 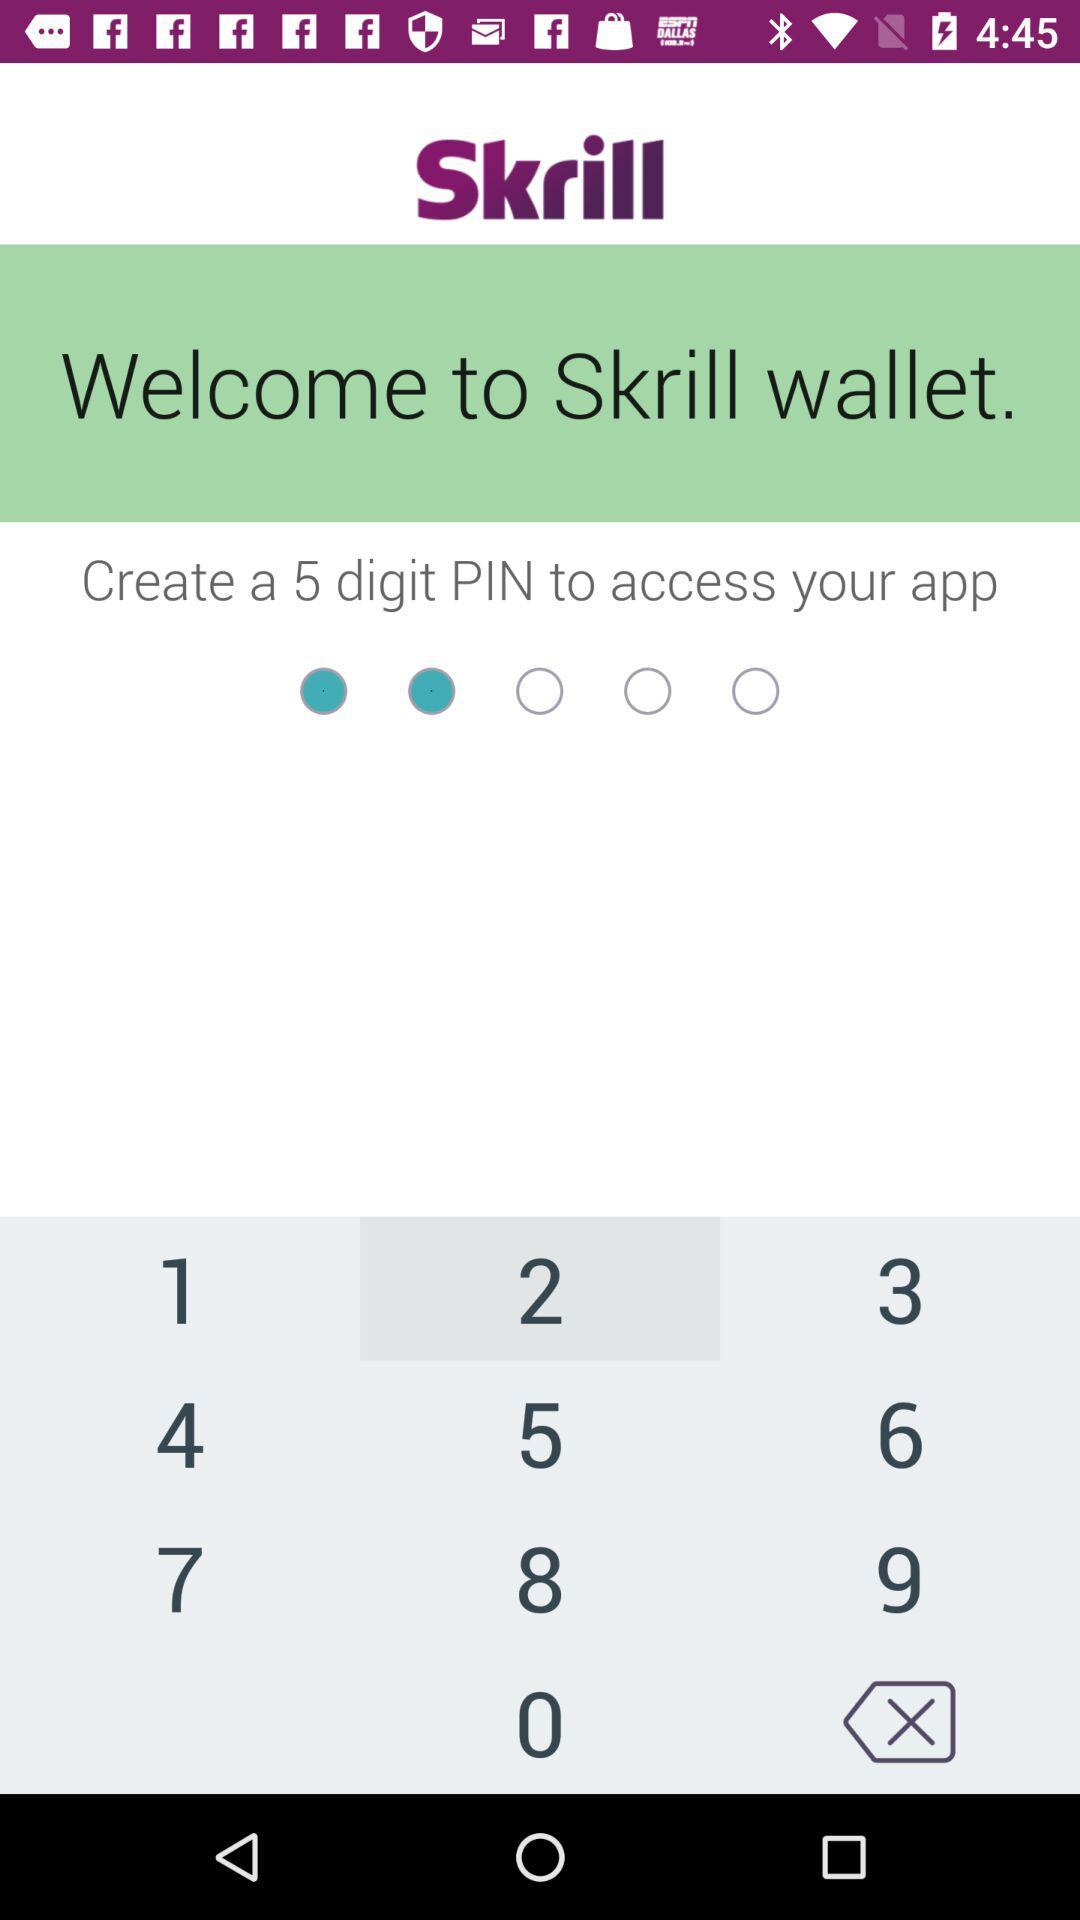 What do you see at coordinates (898, 1431) in the screenshot?
I see `the 6` at bounding box center [898, 1431].